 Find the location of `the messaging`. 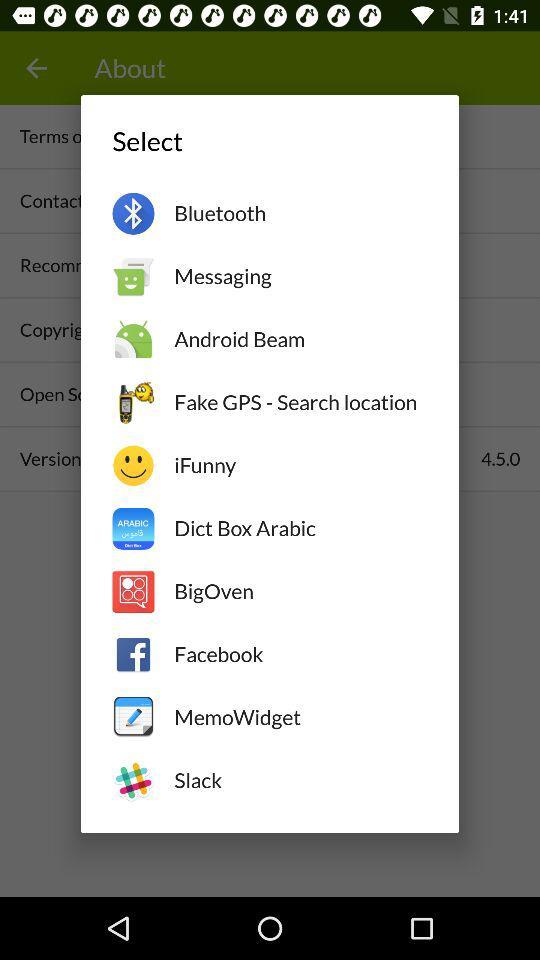

the messaging is located at coordinates (299, 275).